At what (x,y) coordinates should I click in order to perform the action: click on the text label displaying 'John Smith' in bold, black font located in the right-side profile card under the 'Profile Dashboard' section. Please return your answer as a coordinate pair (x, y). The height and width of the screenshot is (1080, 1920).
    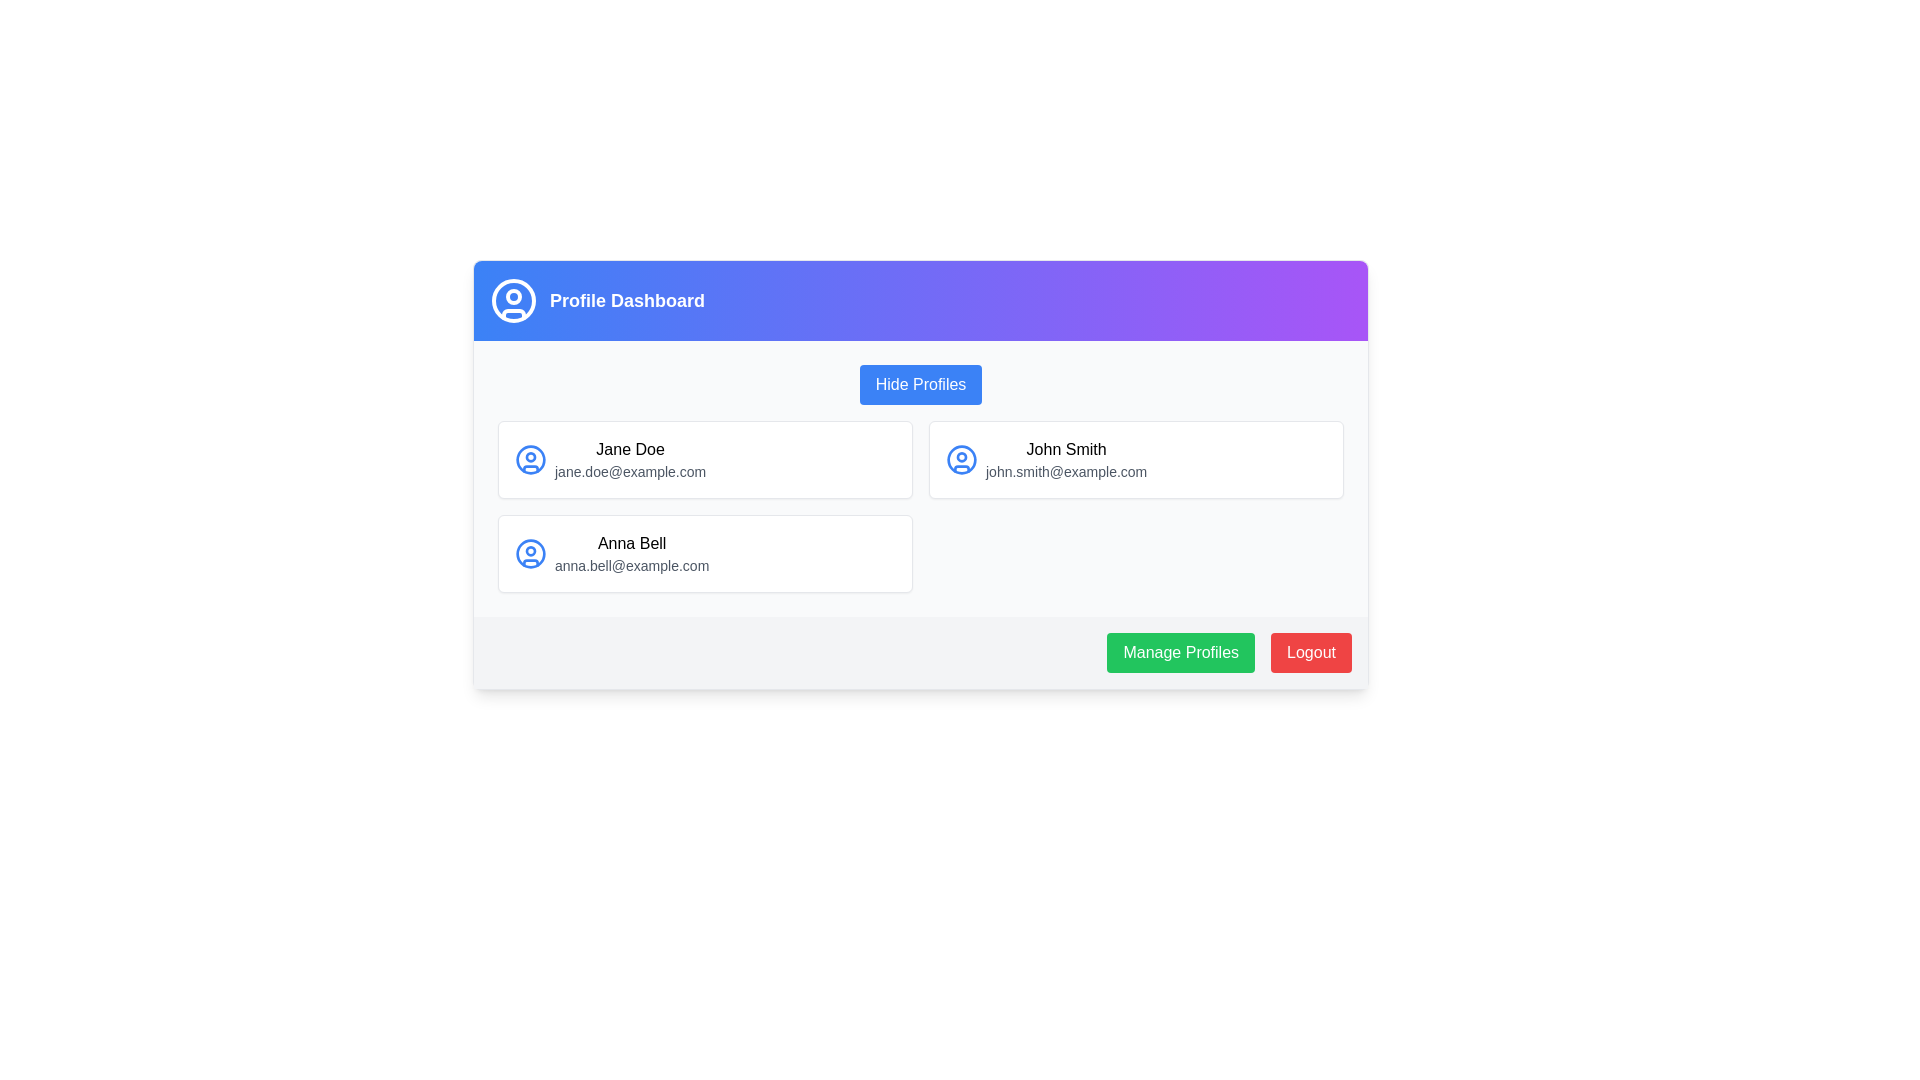
    Looking at the image, I should click on (1065, 450).